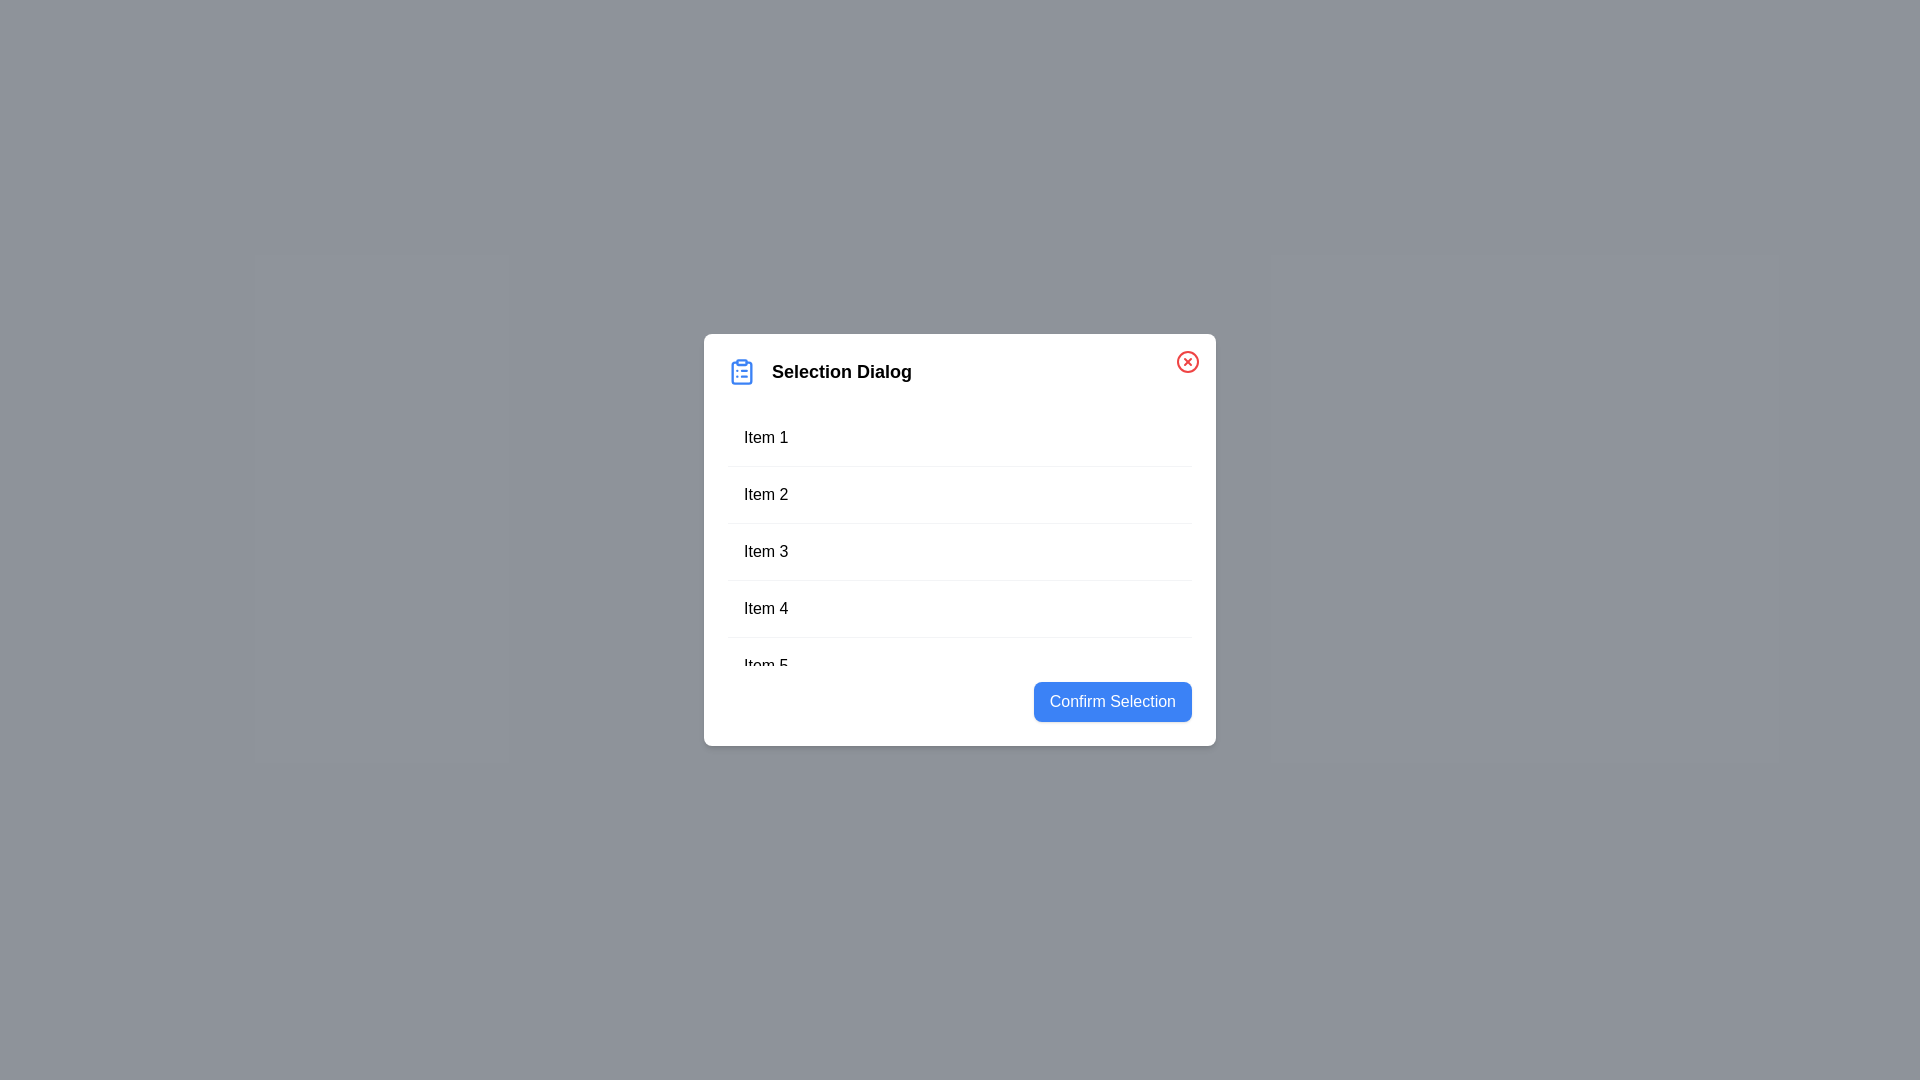 The height and width of the screenshot is (1080, 1920). Describe the element at coordinates (1111, 701) in the screenshot. I see `the 'Confirm Selection' button to finalize the selected items` at that location.